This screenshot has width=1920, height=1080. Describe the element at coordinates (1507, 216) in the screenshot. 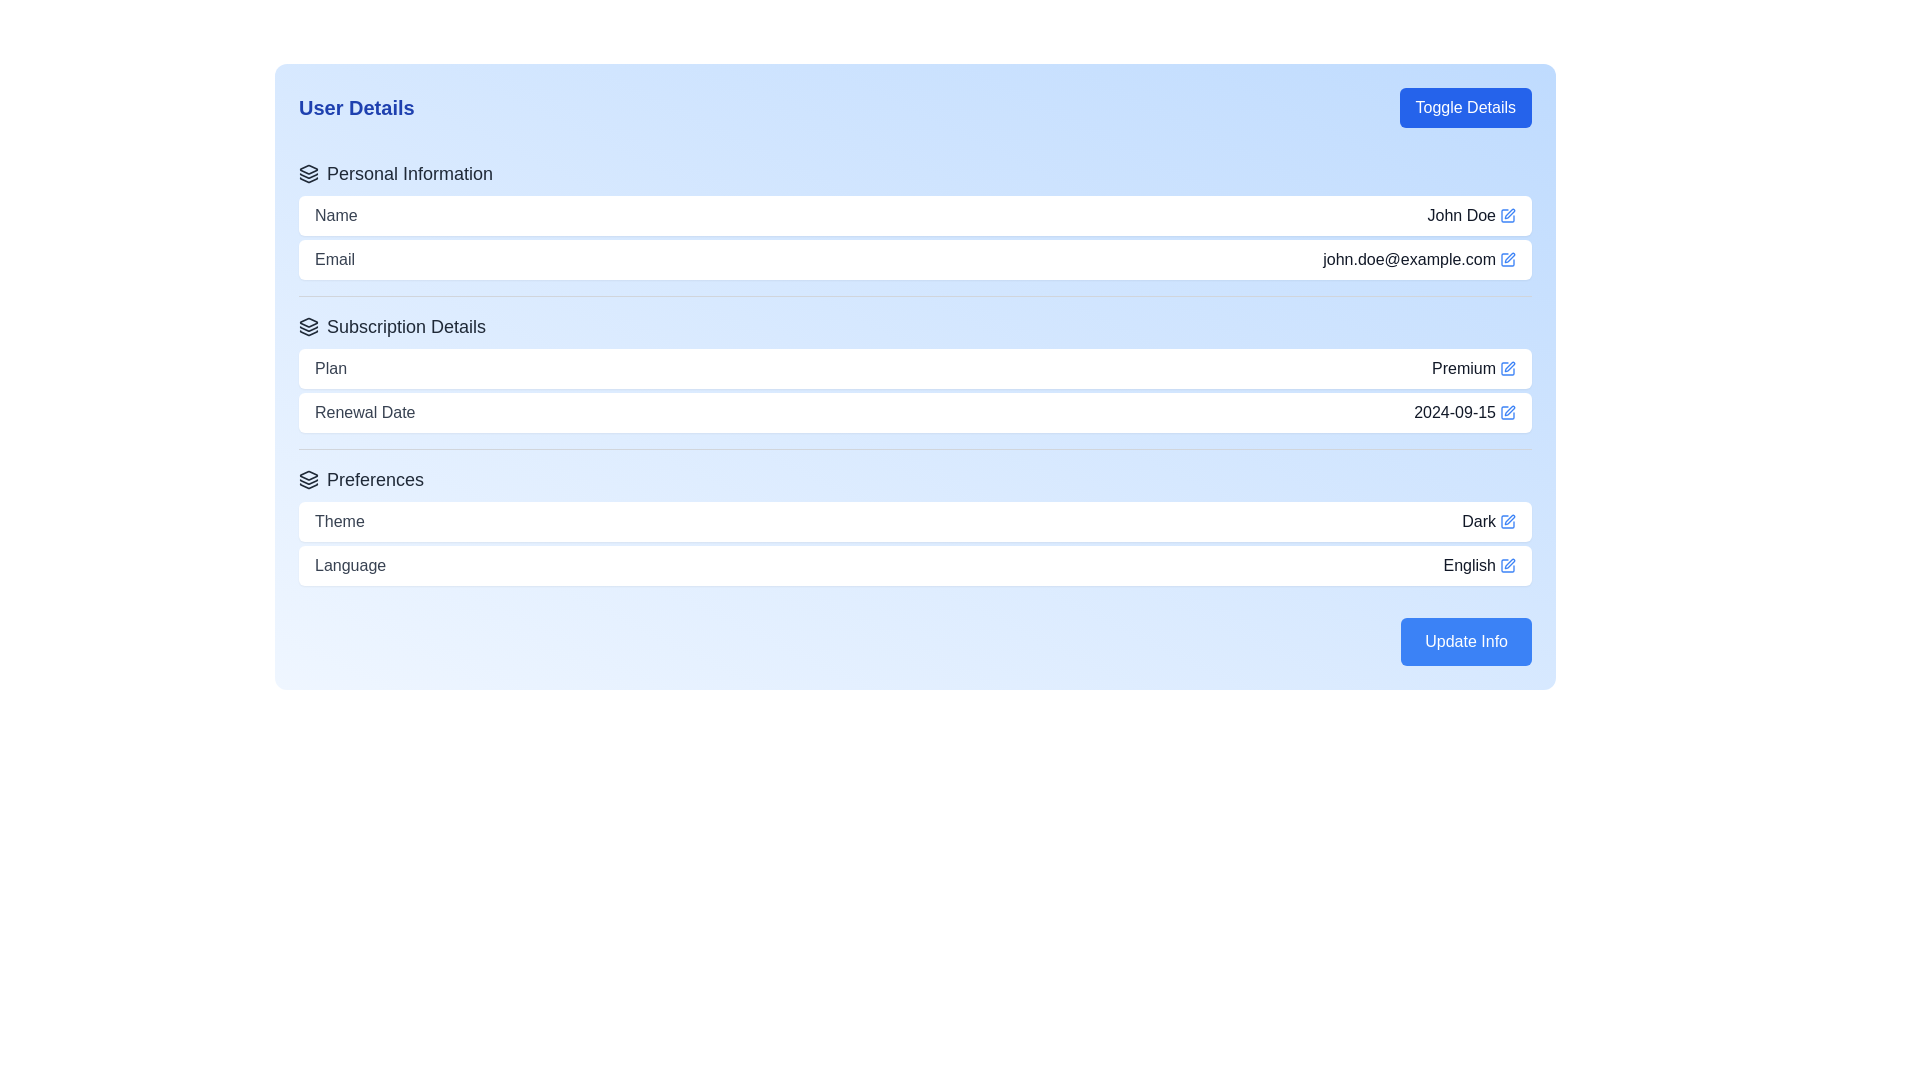

I see `the blue square-shaped icon button with a pen illustration next to the 'John Doe' label` at that location.